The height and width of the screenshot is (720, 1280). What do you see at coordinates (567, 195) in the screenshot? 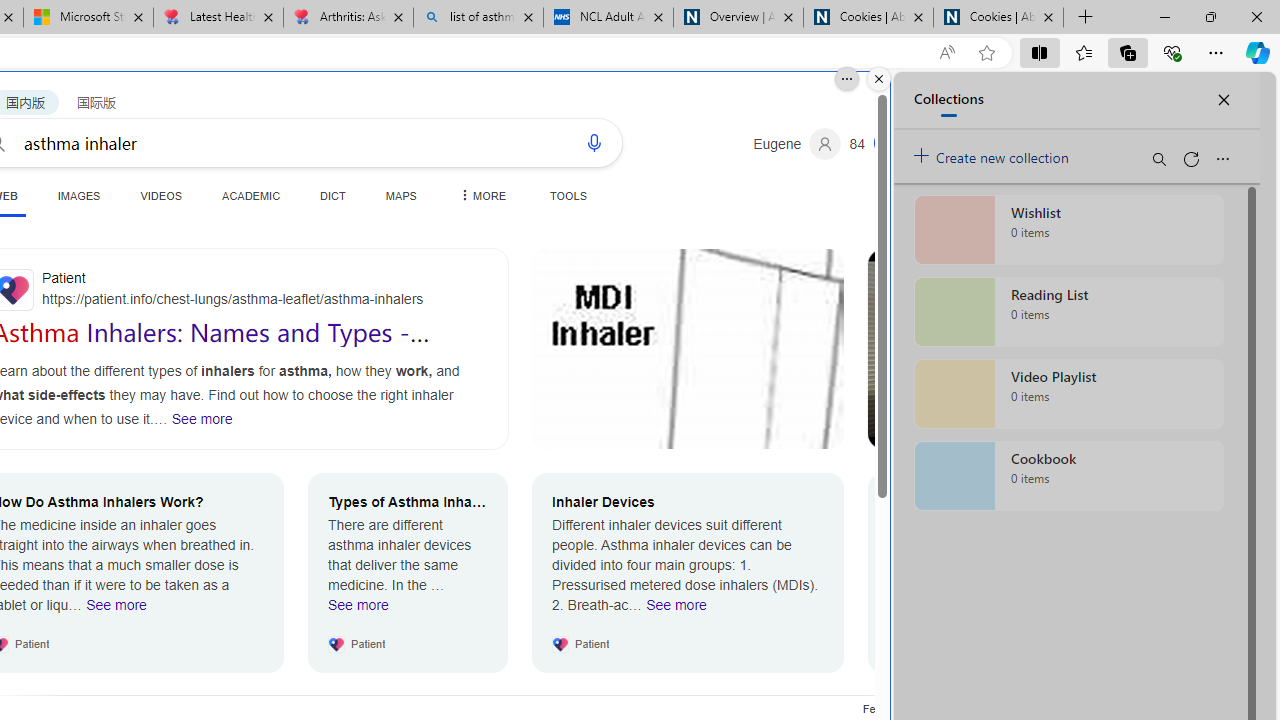
I see `'TOOLS'` at bounding box center [567, 195].